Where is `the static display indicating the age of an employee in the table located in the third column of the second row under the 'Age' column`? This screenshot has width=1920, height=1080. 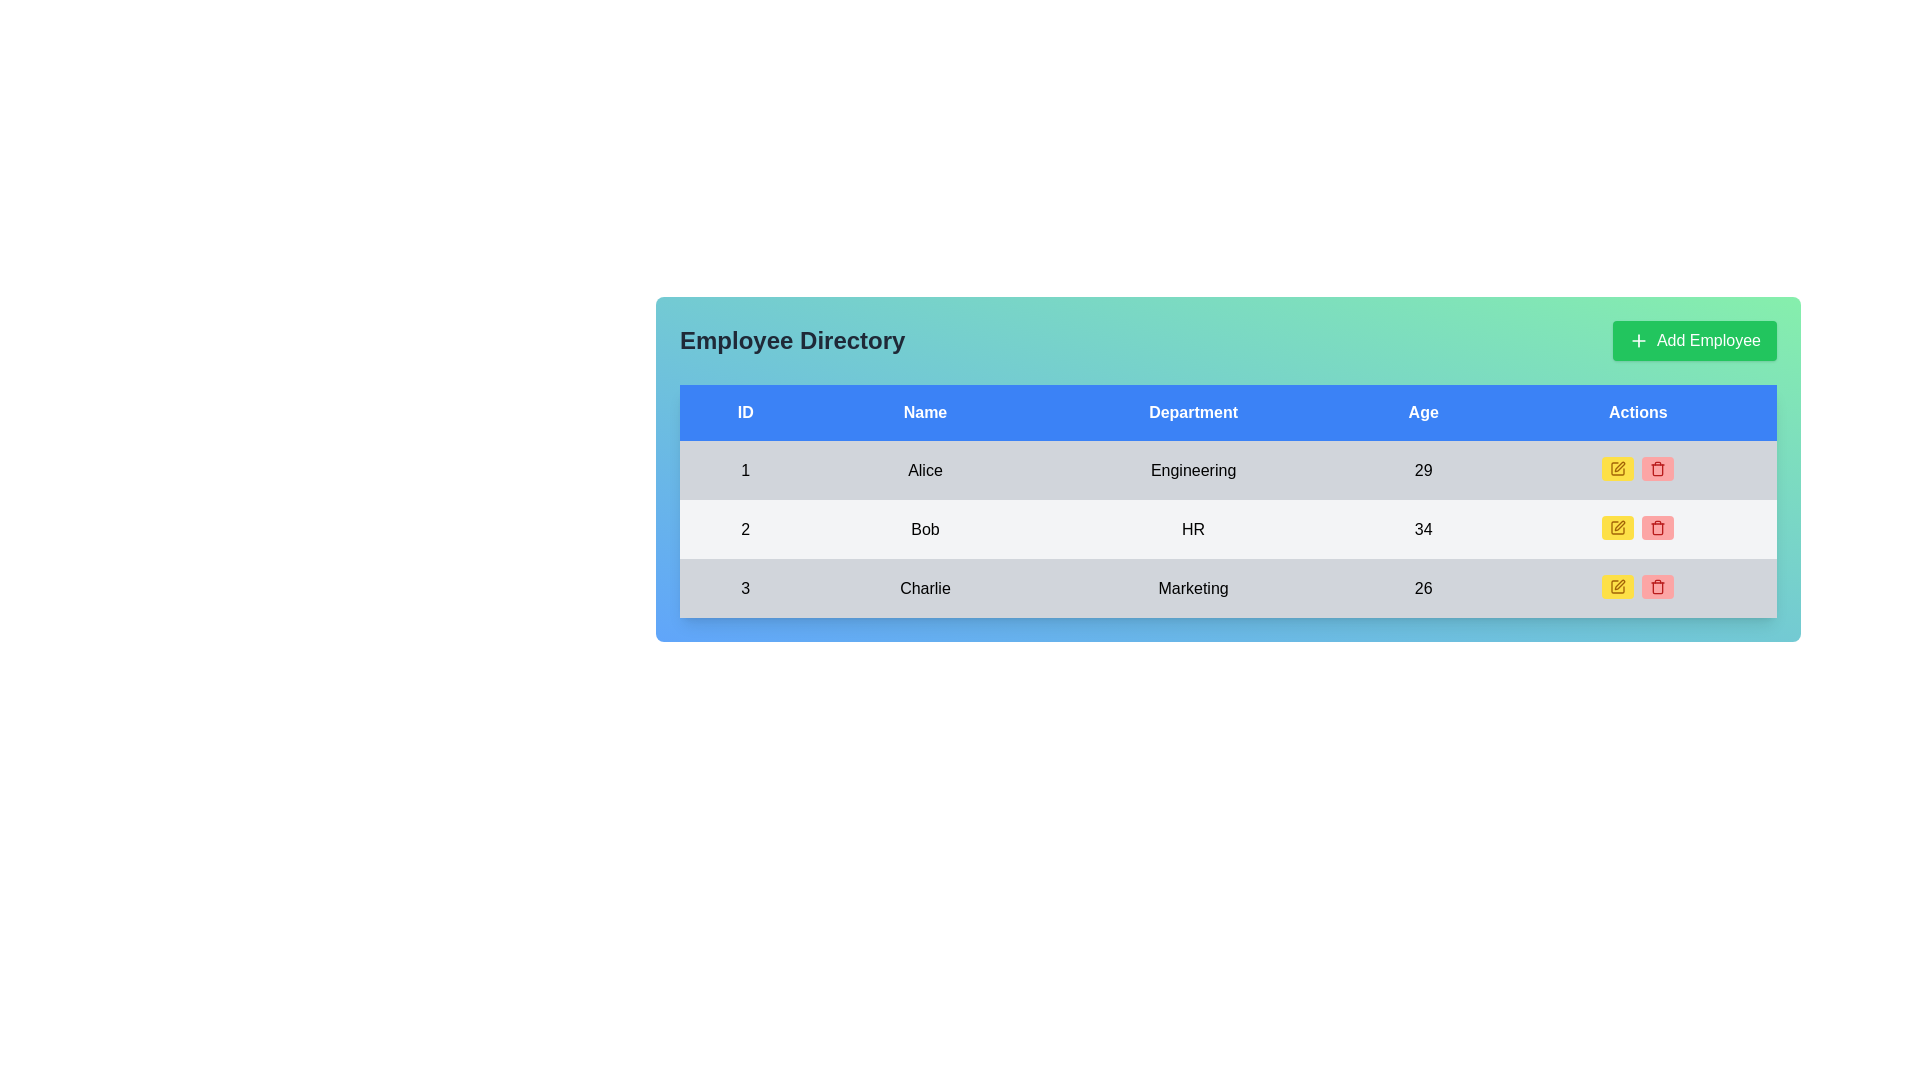
the static display indicating the age of an employee in the table located in the third column of the second row under the 'Age' column is located at coordinates (1422, 470).